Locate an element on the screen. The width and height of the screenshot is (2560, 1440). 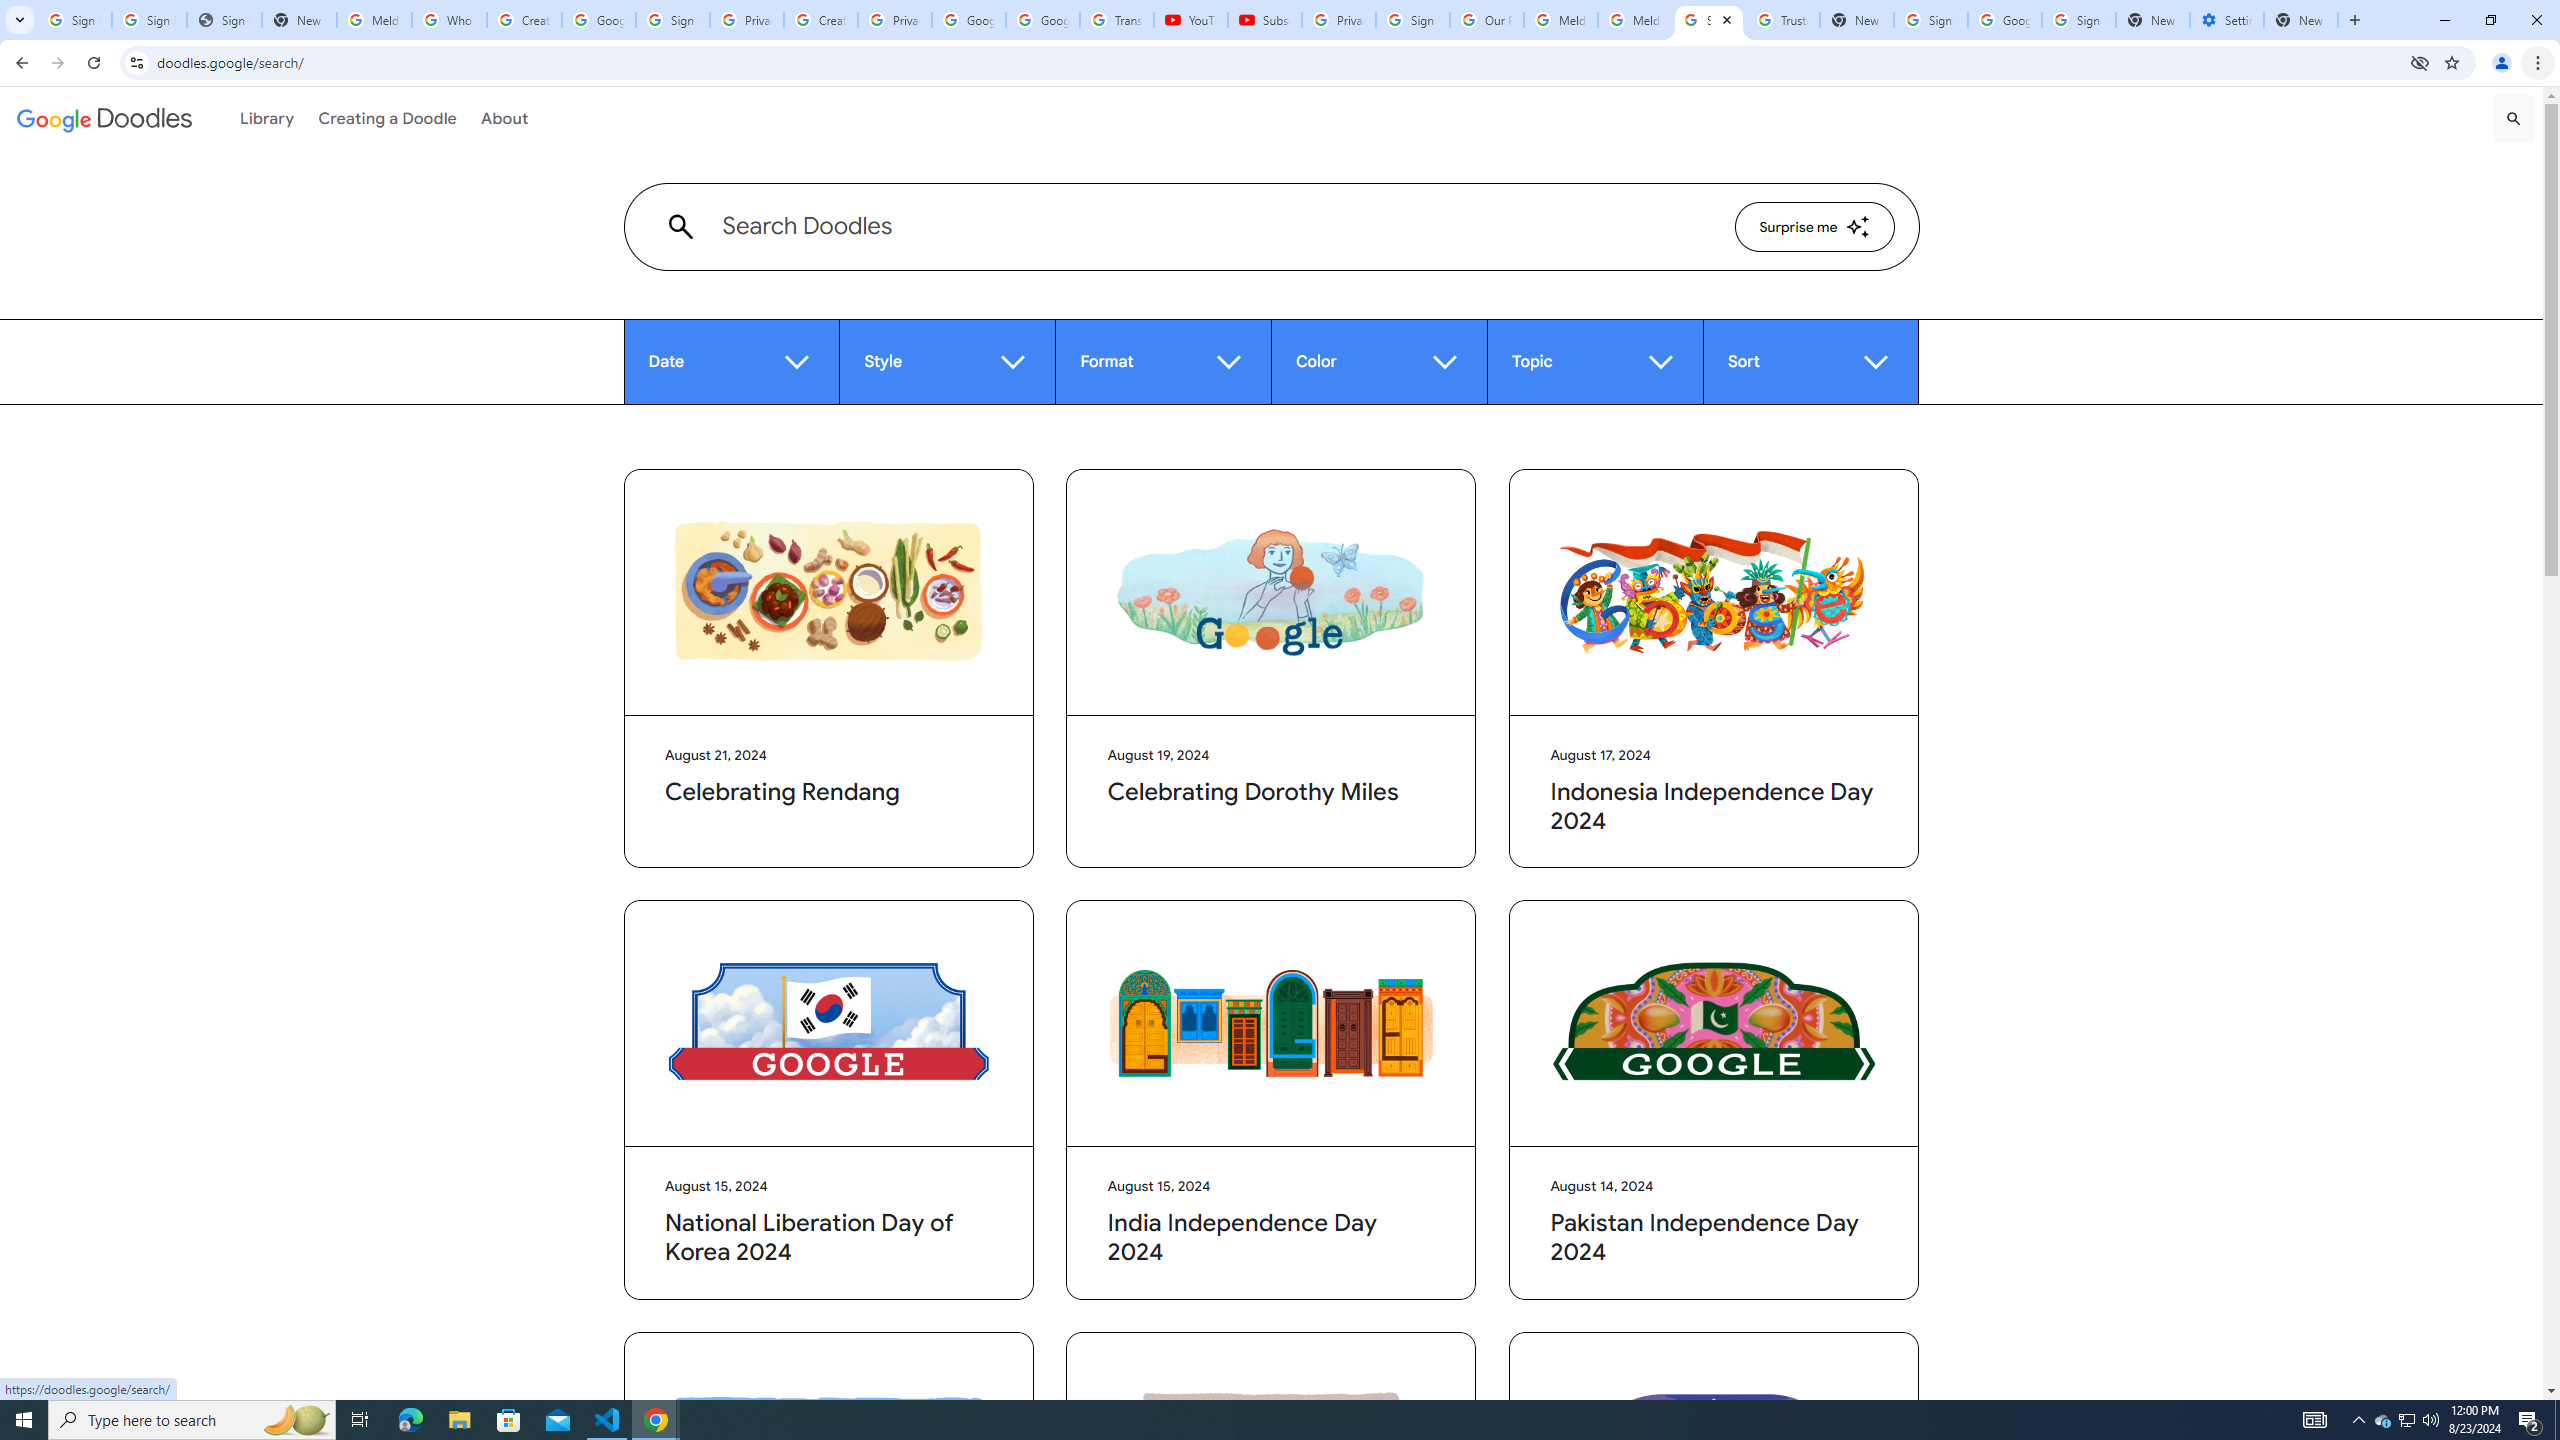
'Subscriptions - YouTube' is located at coordinates (1263, 19).